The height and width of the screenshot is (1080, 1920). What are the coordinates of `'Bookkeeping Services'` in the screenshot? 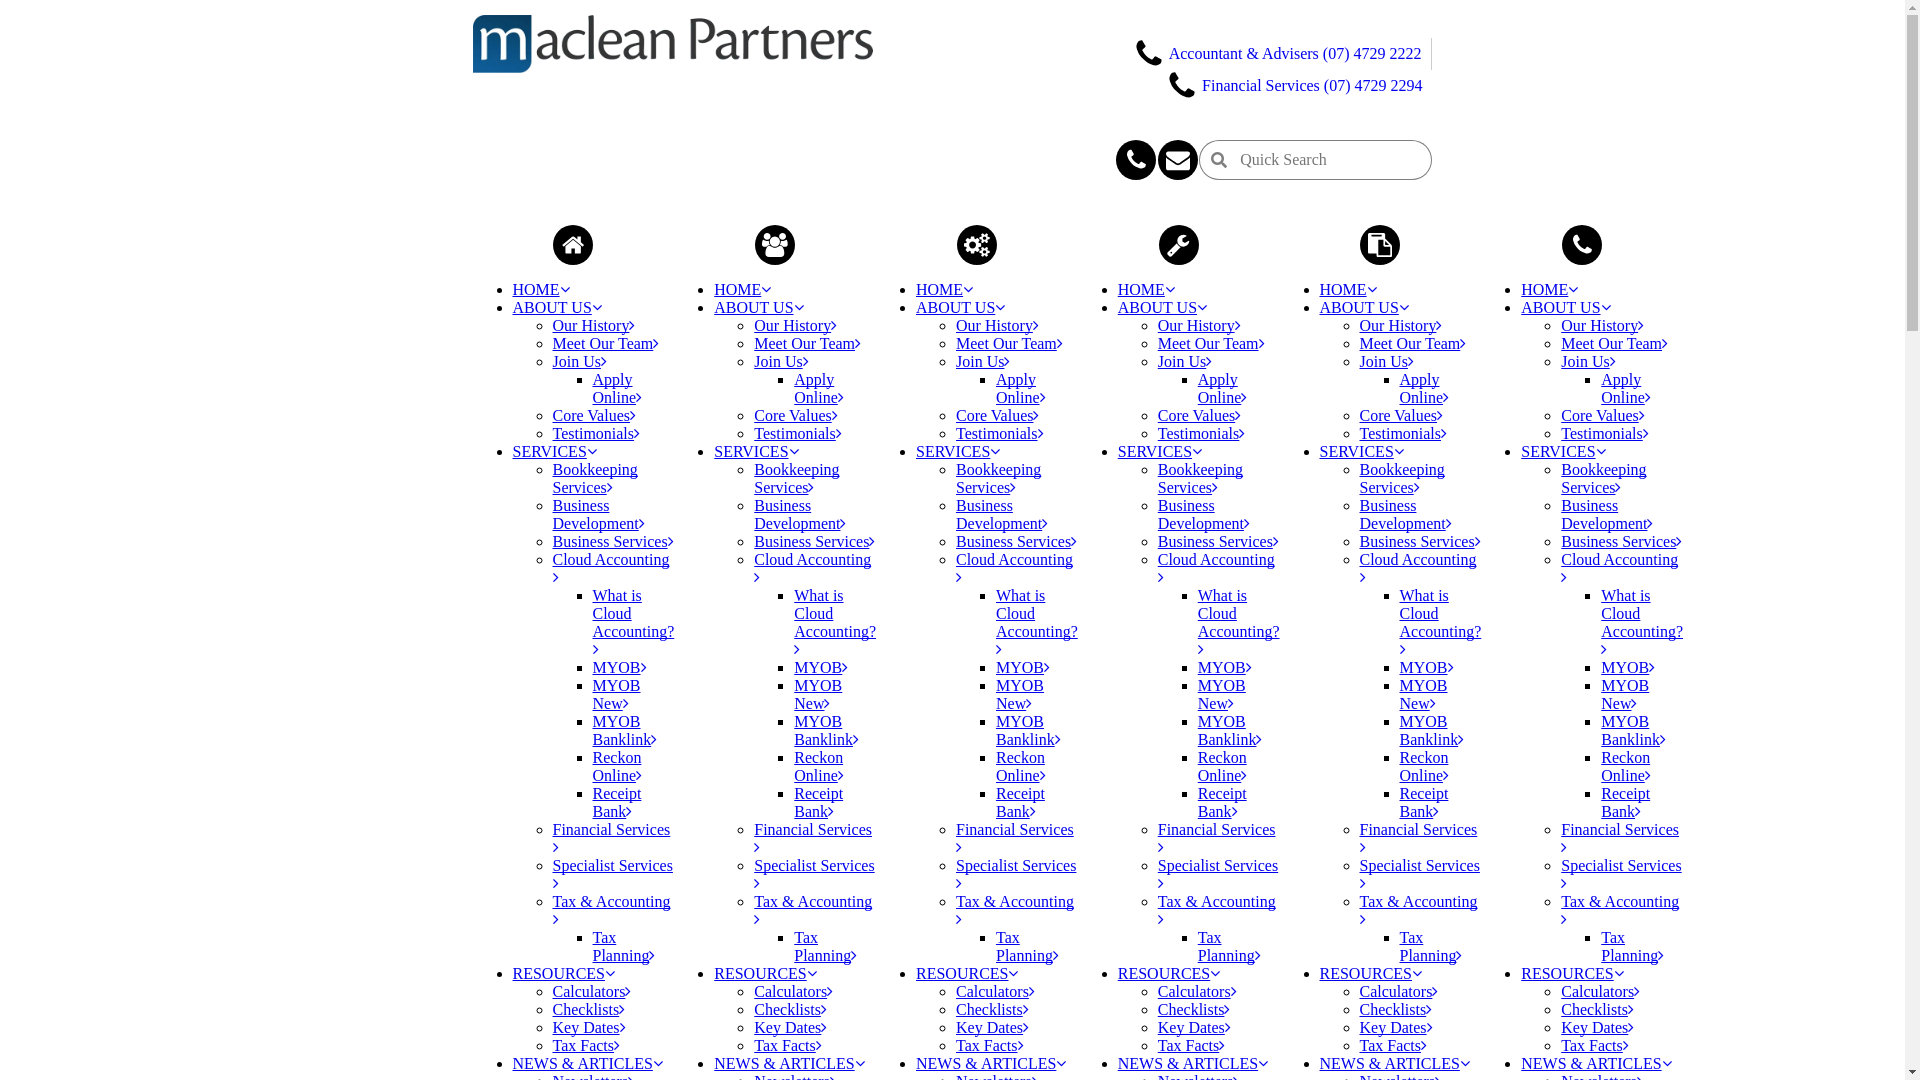 It's located at (1603, 478).